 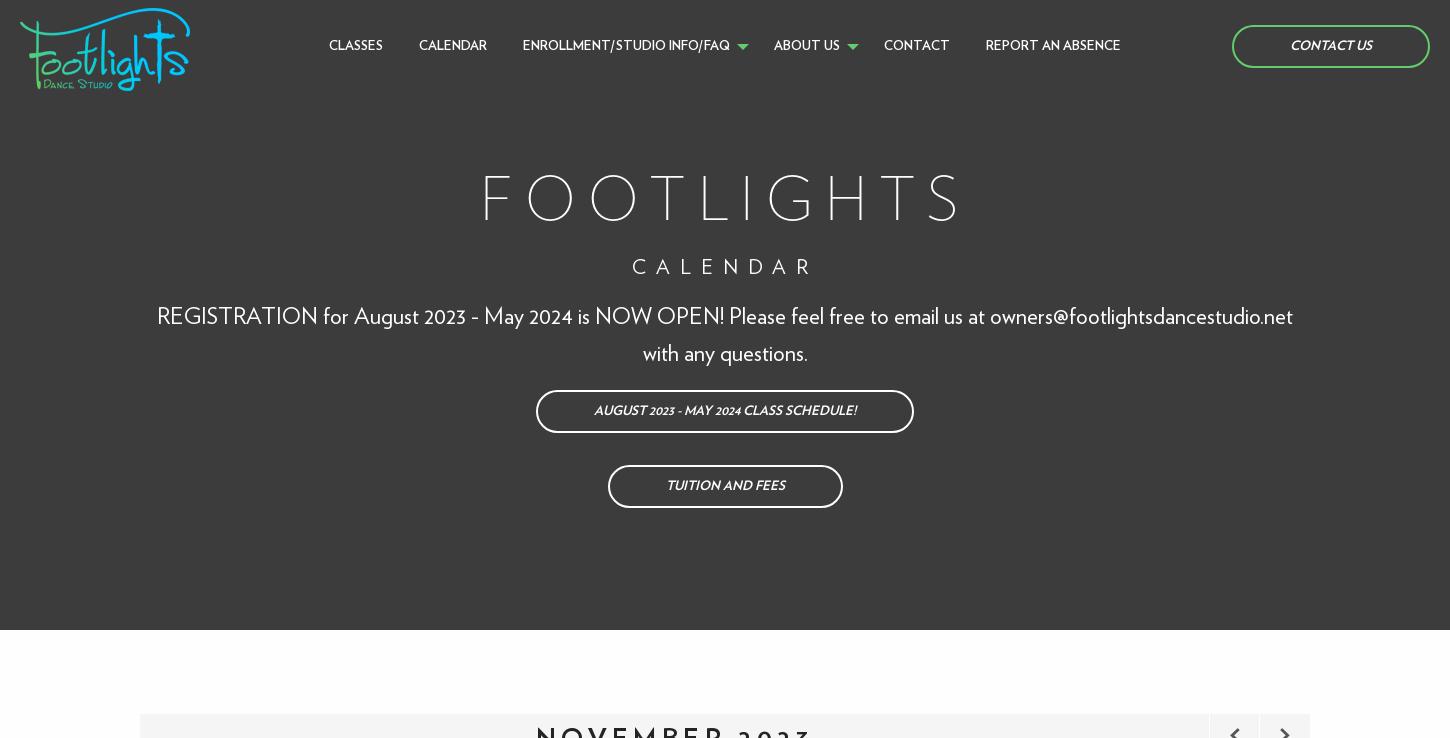 I want to click on 'CONTACT US', so click(x=1329, y=46).